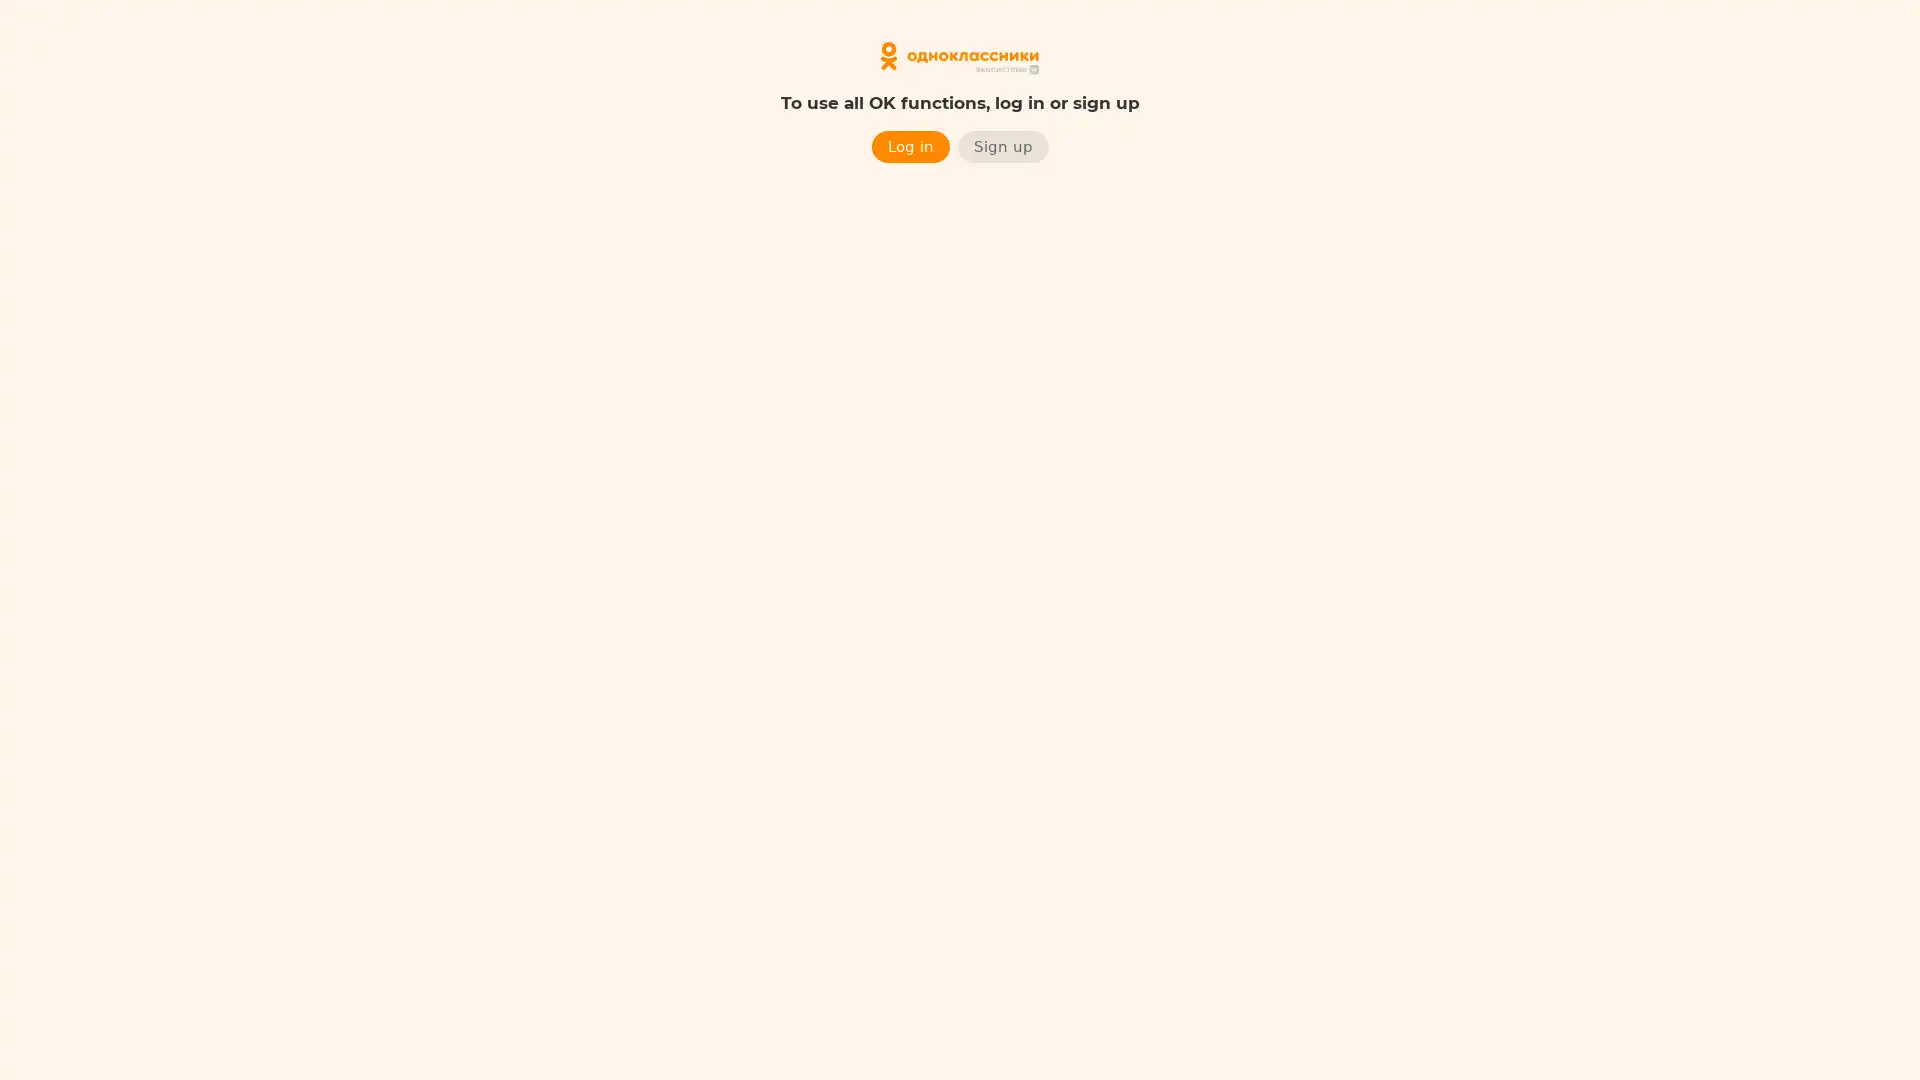 This screenshot has height=1080, width=1920. What do you see at coordinates (909, 145) in the screenshot?
I see `Log in` at bounding box center [909, 145].